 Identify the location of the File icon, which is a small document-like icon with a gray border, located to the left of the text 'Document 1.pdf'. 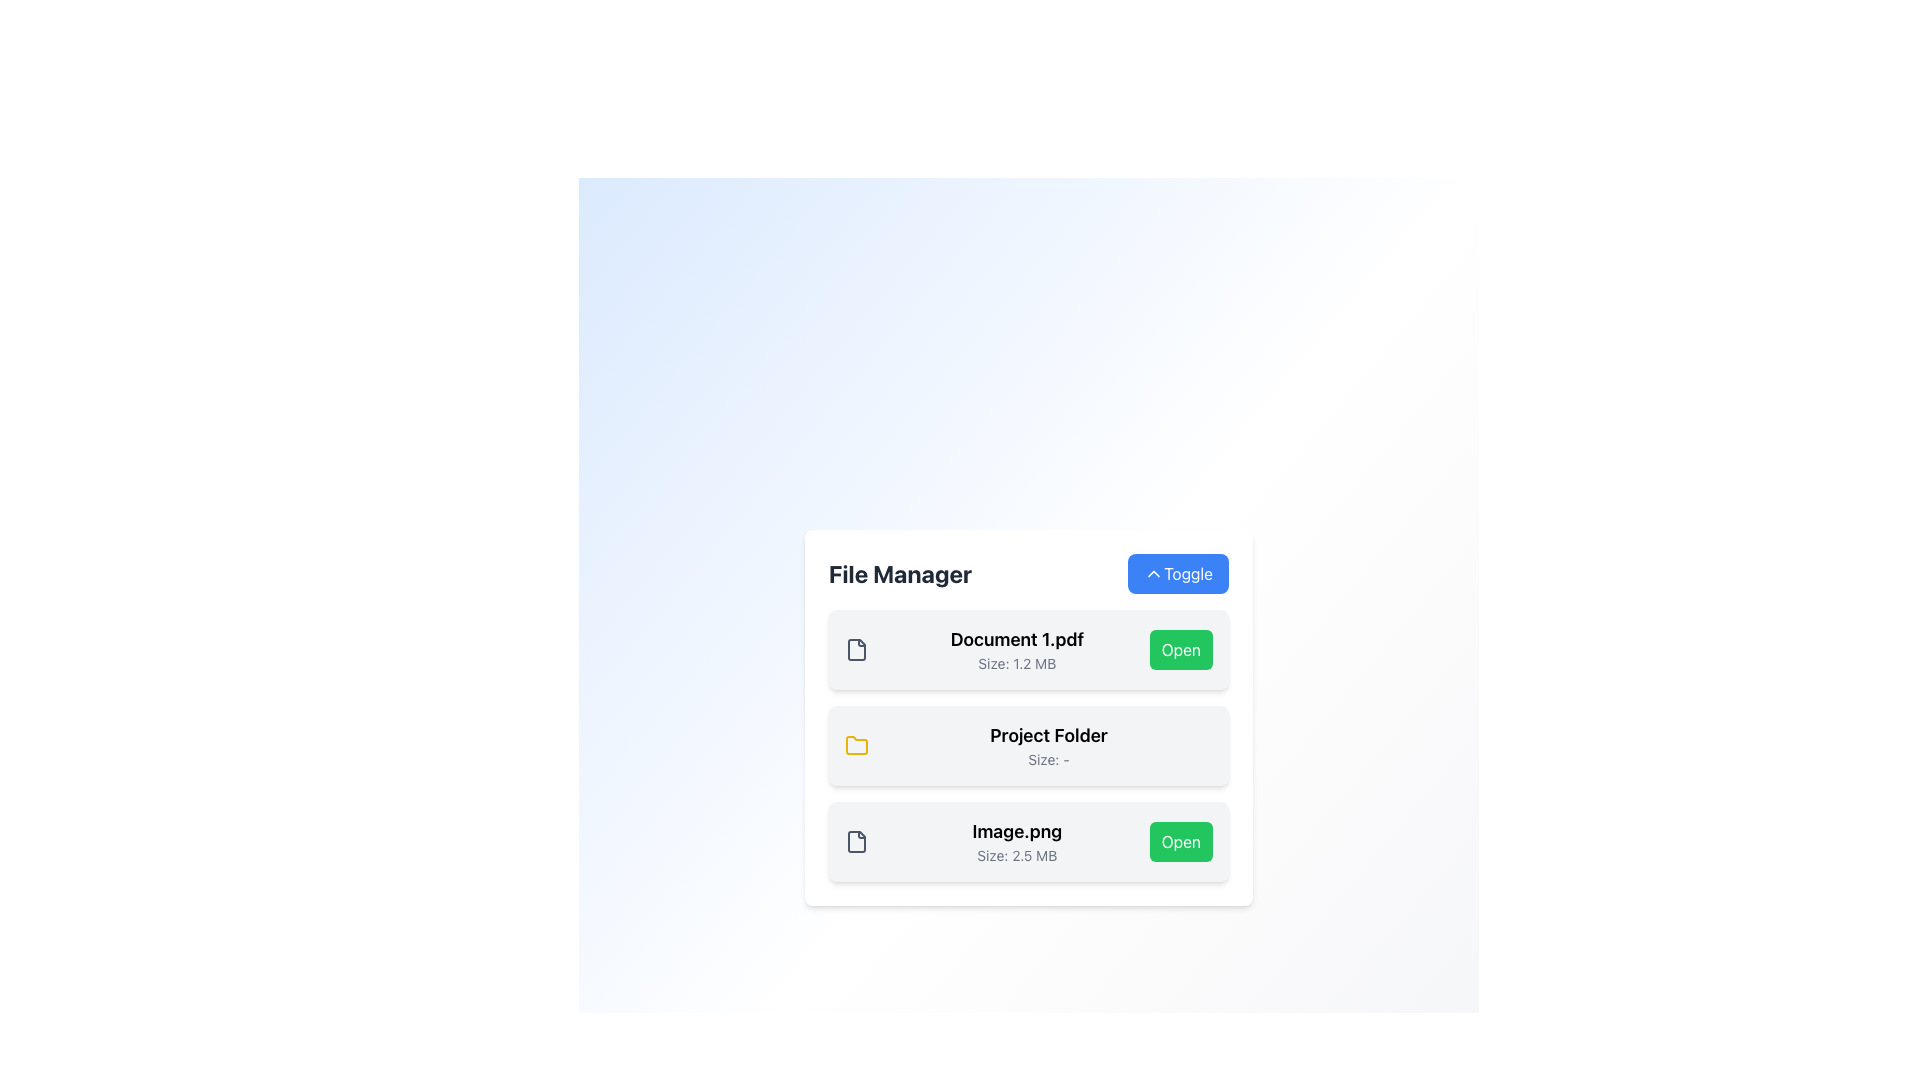
(857, 650).